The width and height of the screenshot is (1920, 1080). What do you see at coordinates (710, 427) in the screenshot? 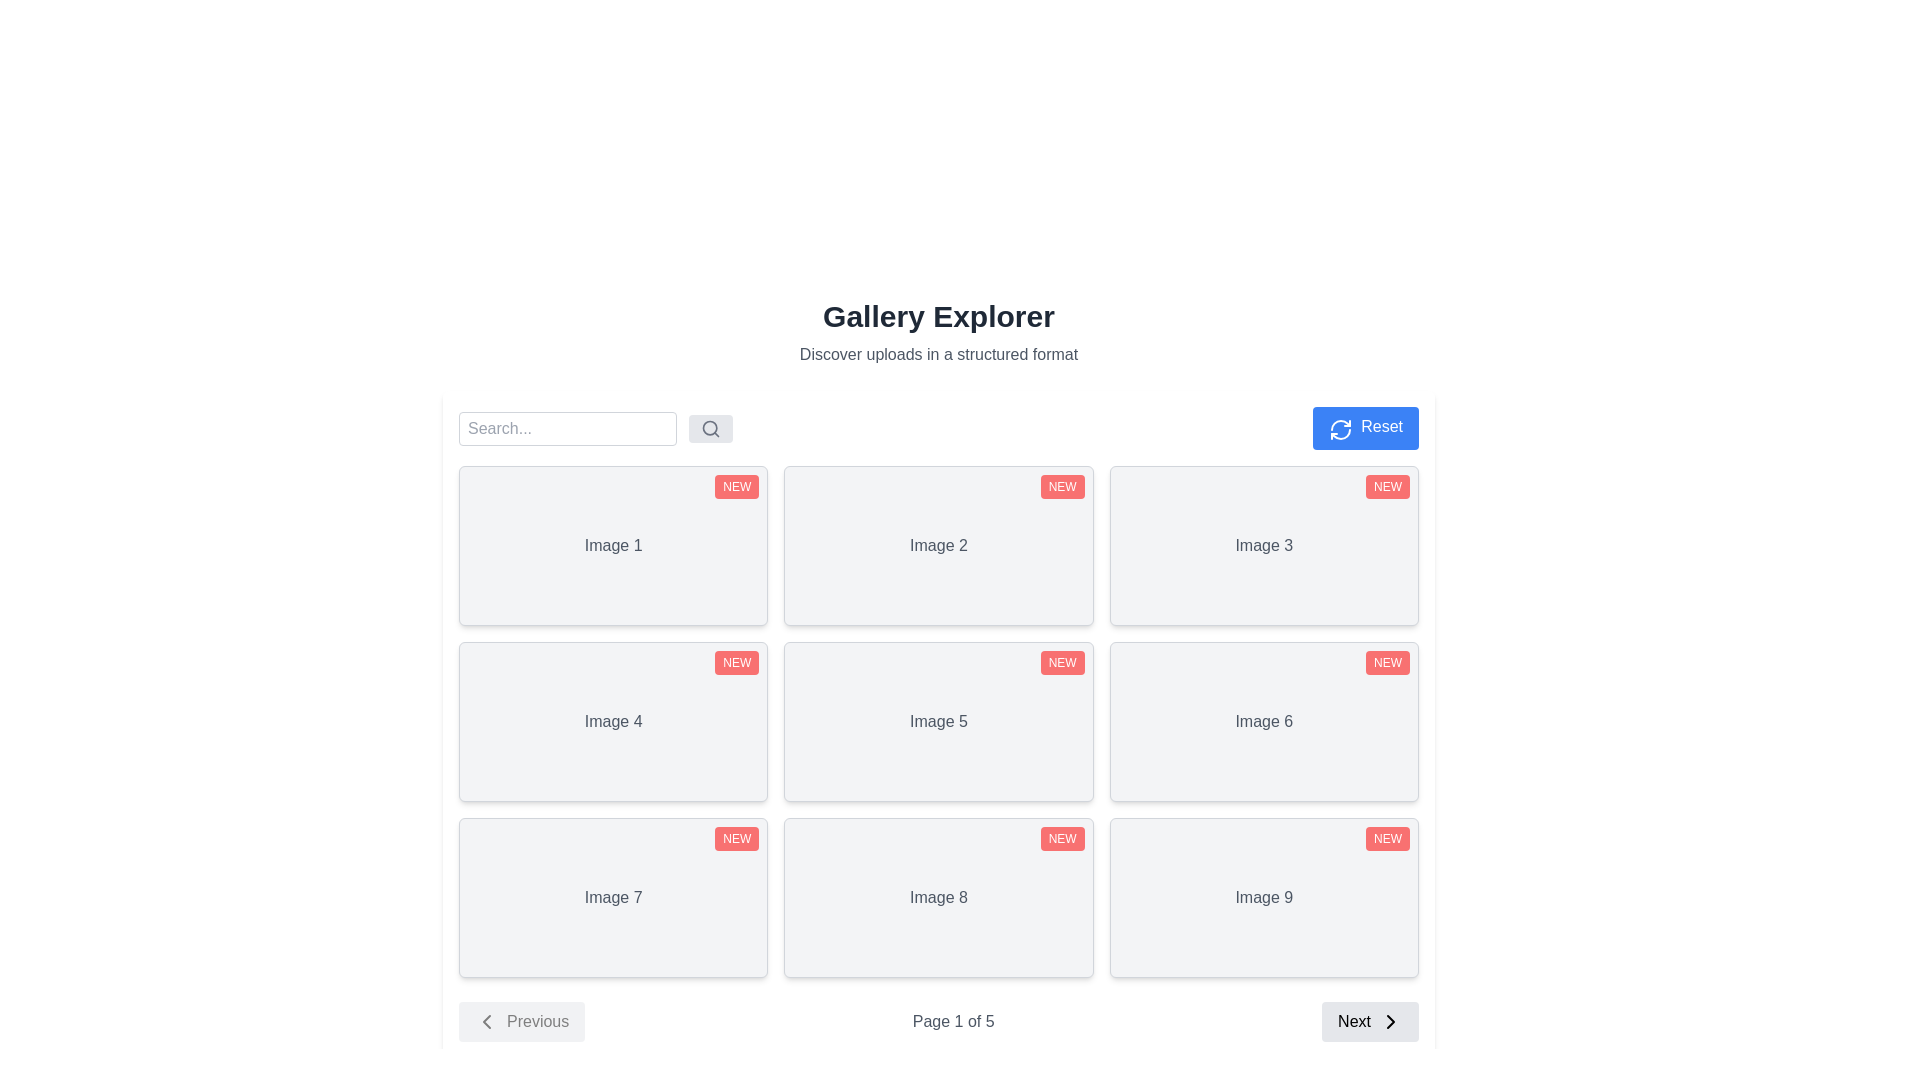
I see `the magnifying glass icon button to initiate a search operation` at bounding box center [710, 427].